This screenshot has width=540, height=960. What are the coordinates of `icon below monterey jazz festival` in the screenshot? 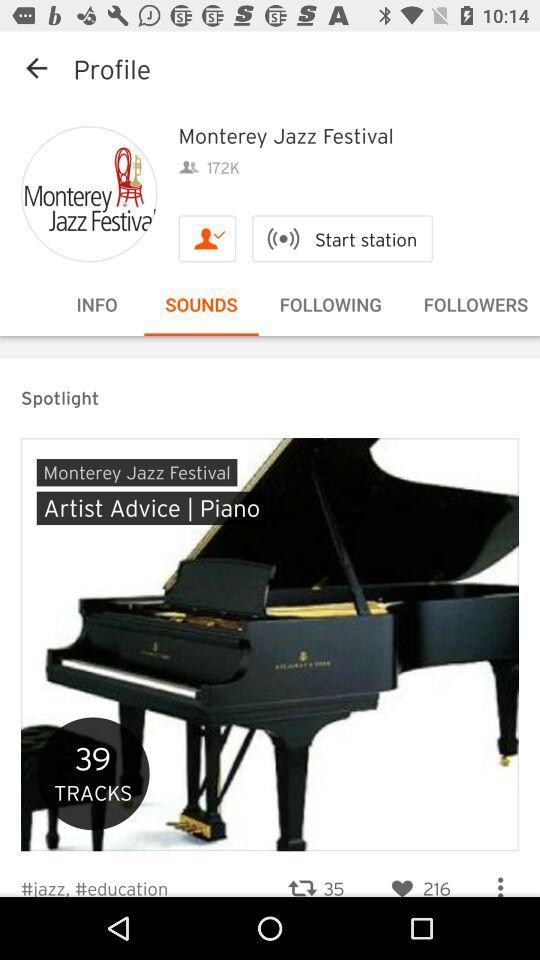 It's located at (341, 238).